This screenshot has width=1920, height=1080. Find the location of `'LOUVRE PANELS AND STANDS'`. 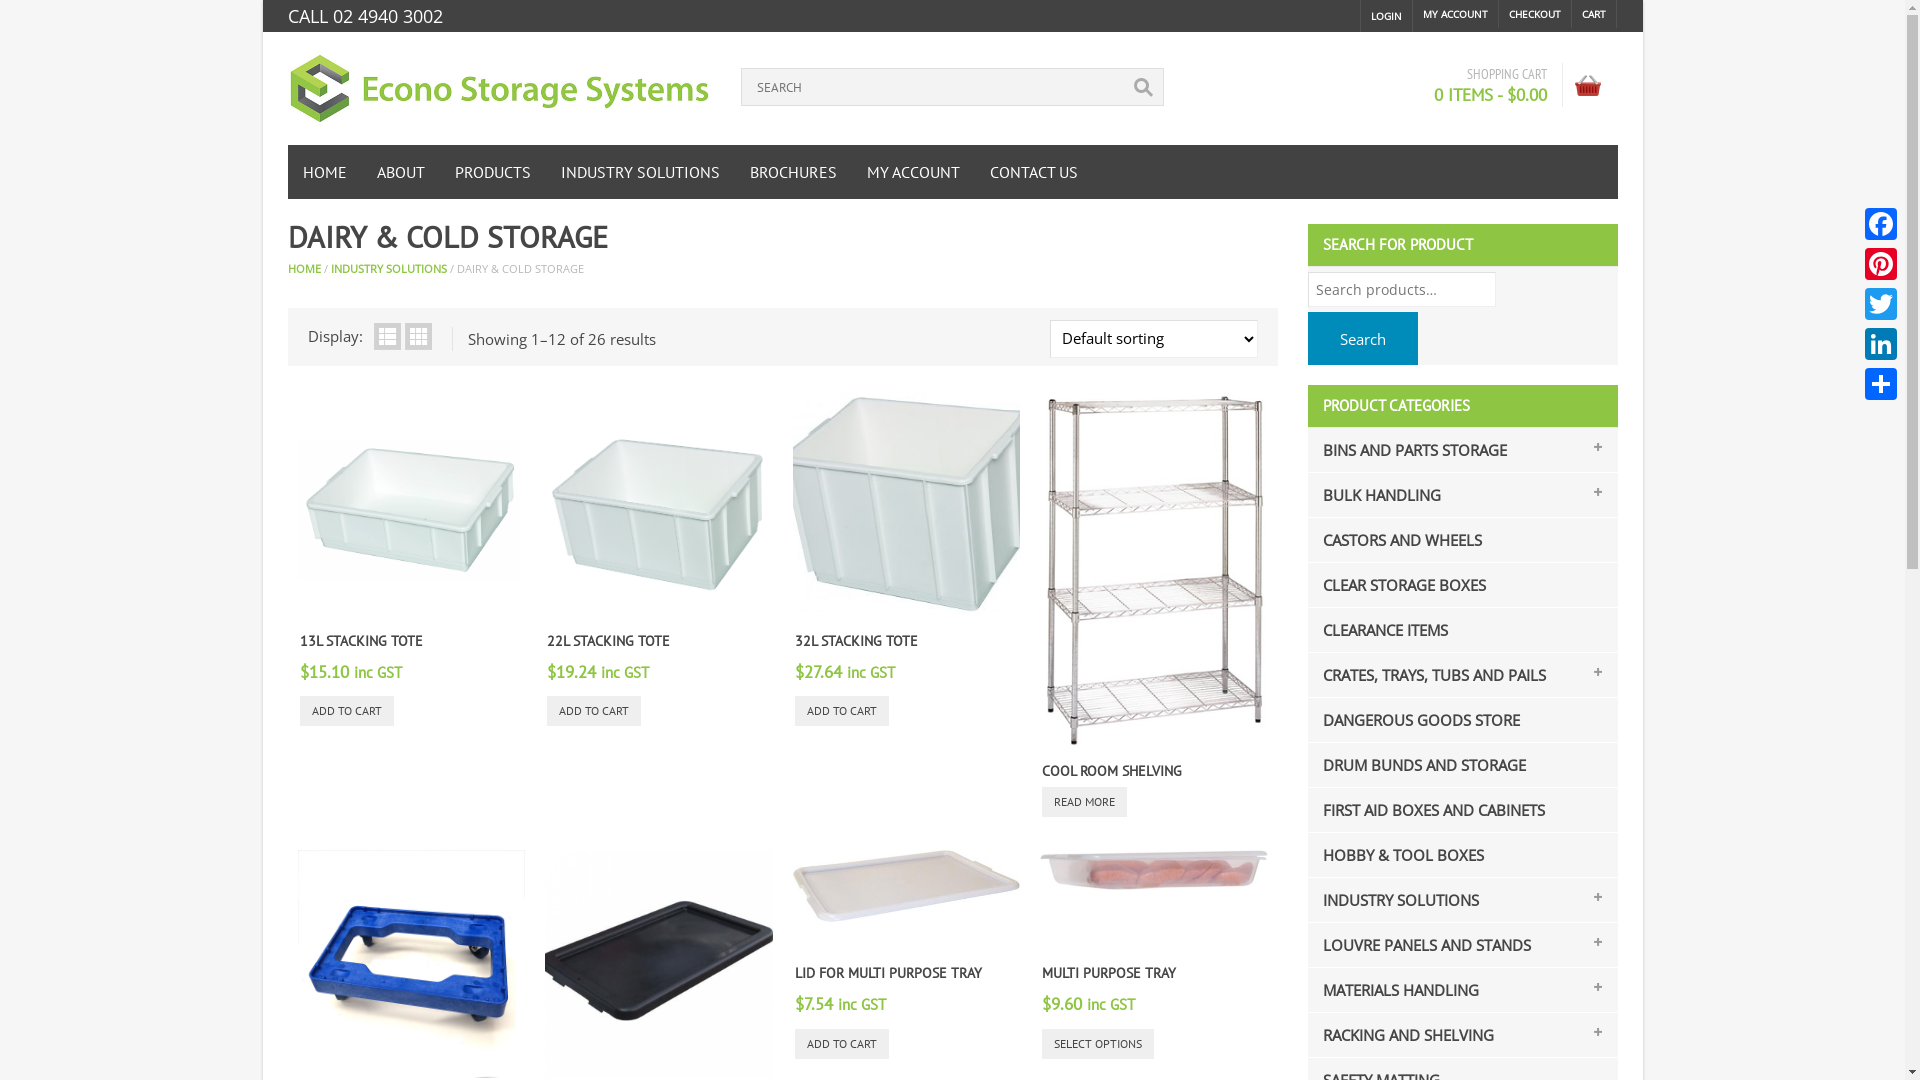

'LOUVRE PANELS AND STANDS' is located at coordinates (1419, 945).